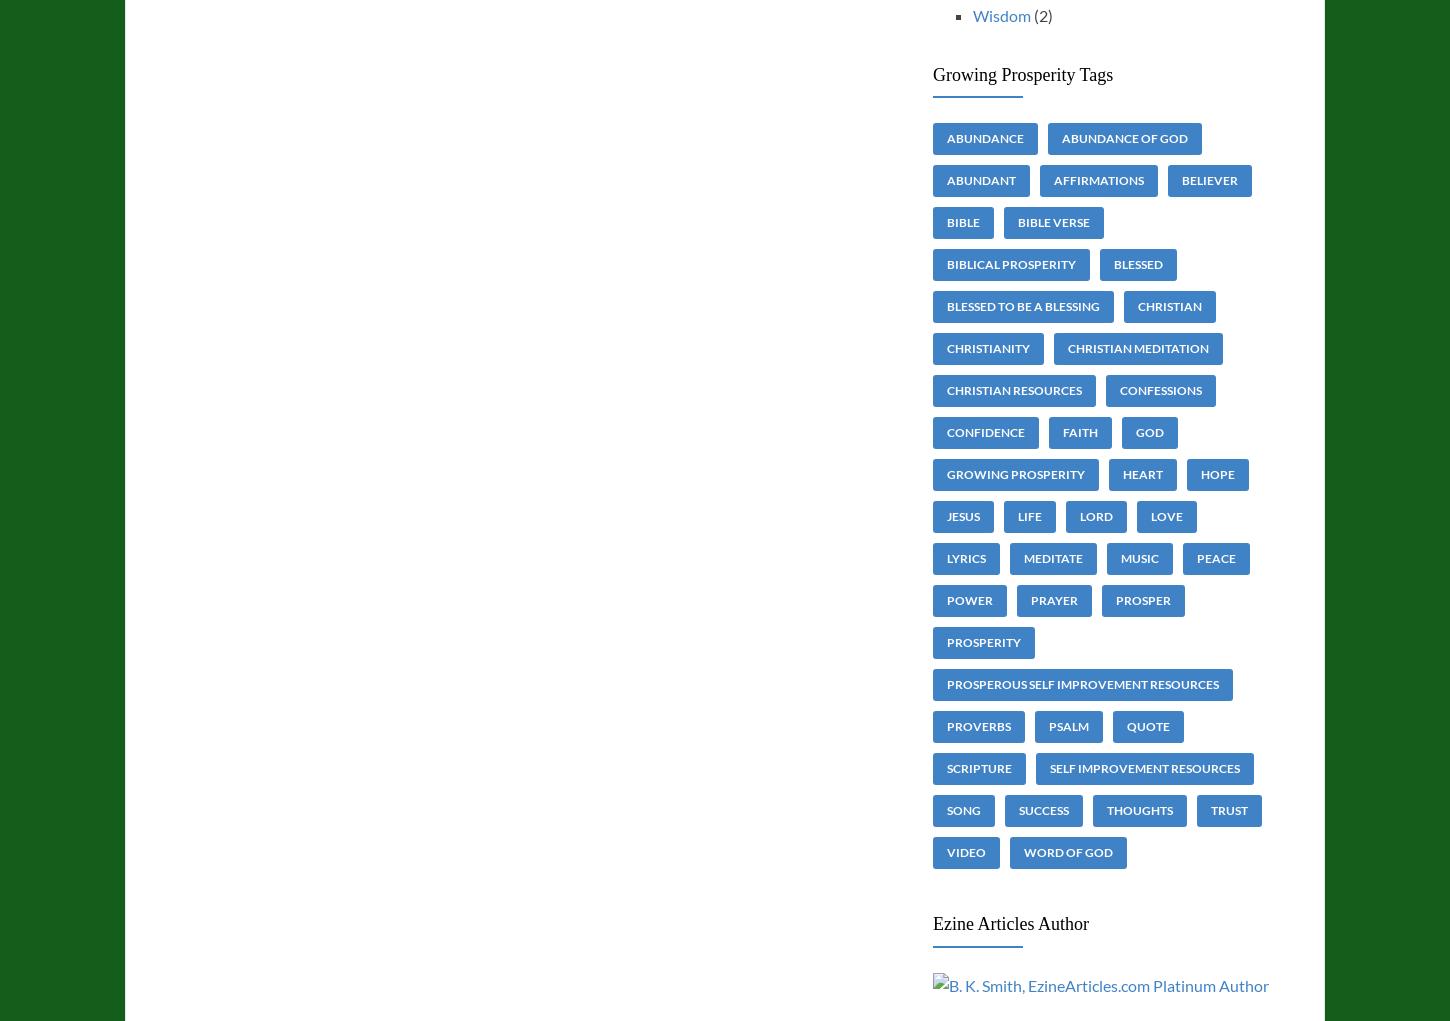  I want to click on 'abundant', so click(980, 179).